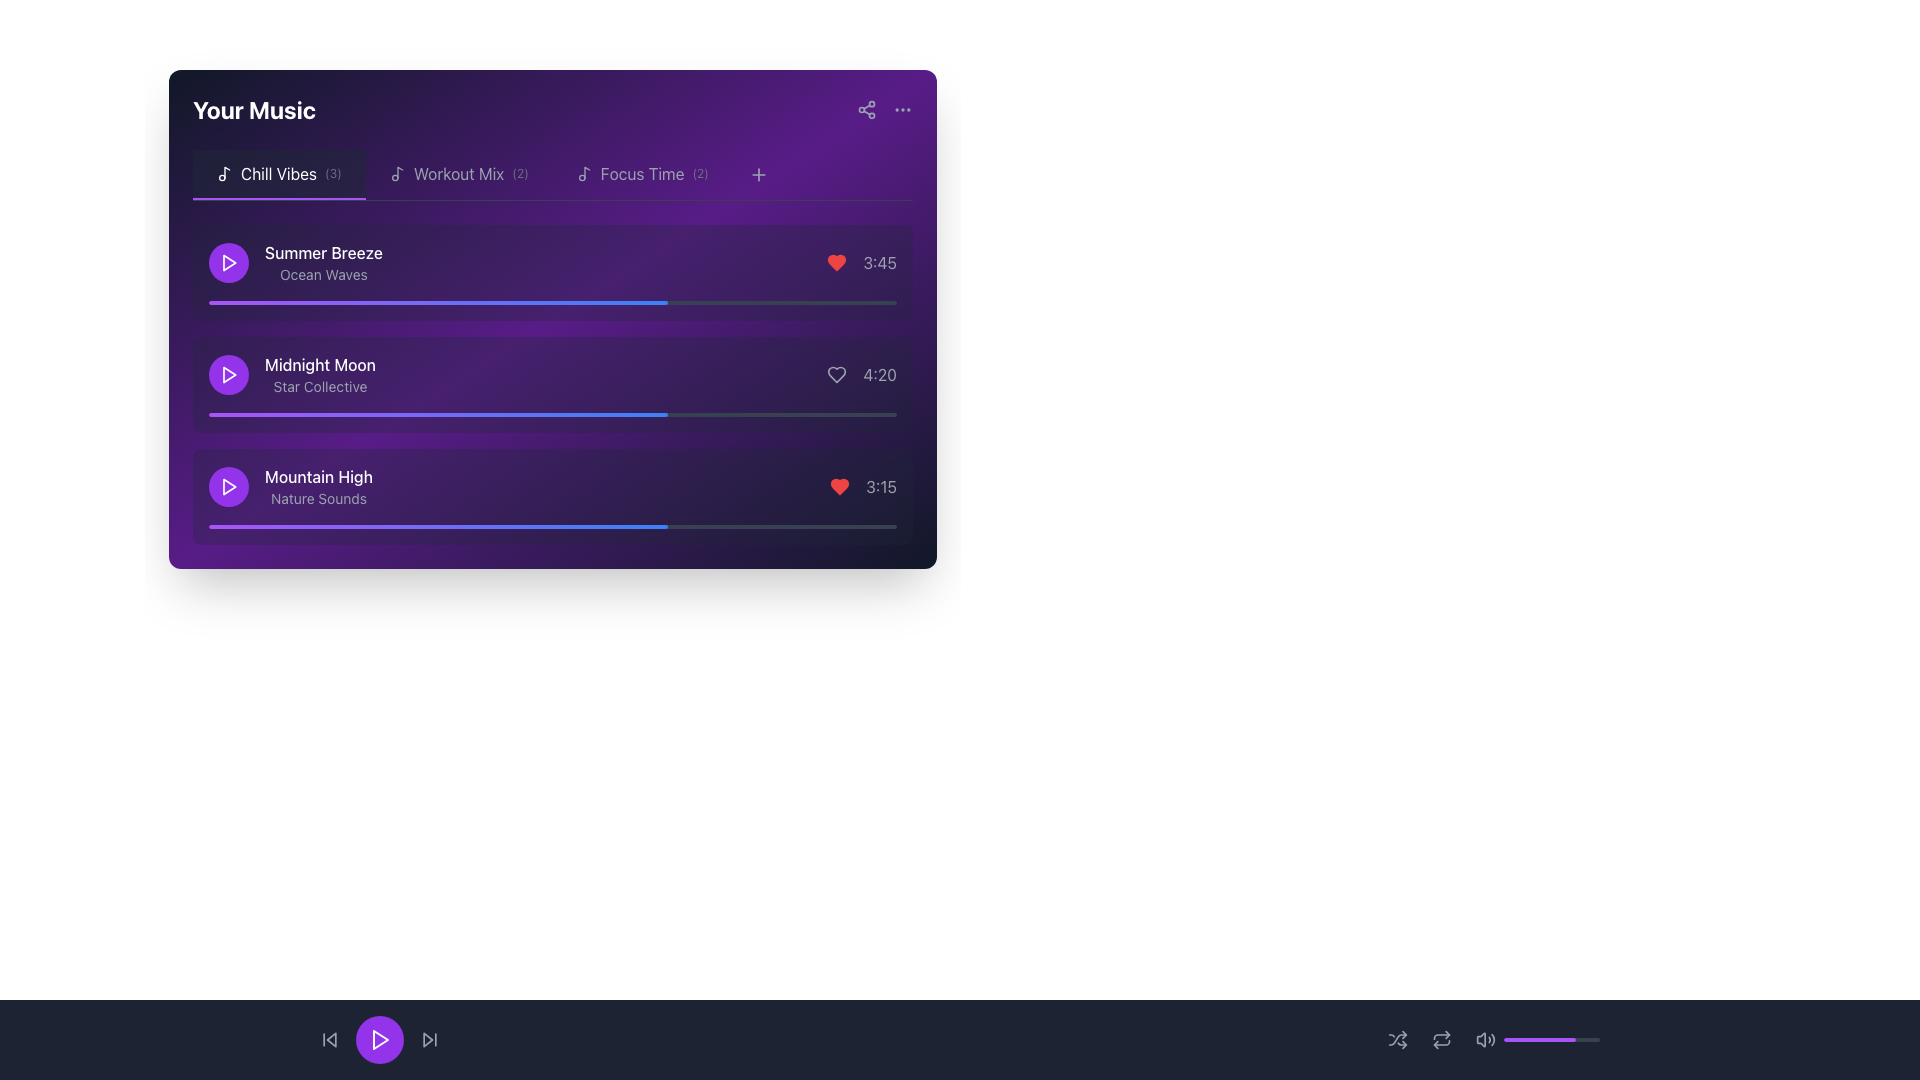 The image size is (1920, 1080). Describe the element at coordinates (744, 303) in the screenshot. I see `progress` at that location.